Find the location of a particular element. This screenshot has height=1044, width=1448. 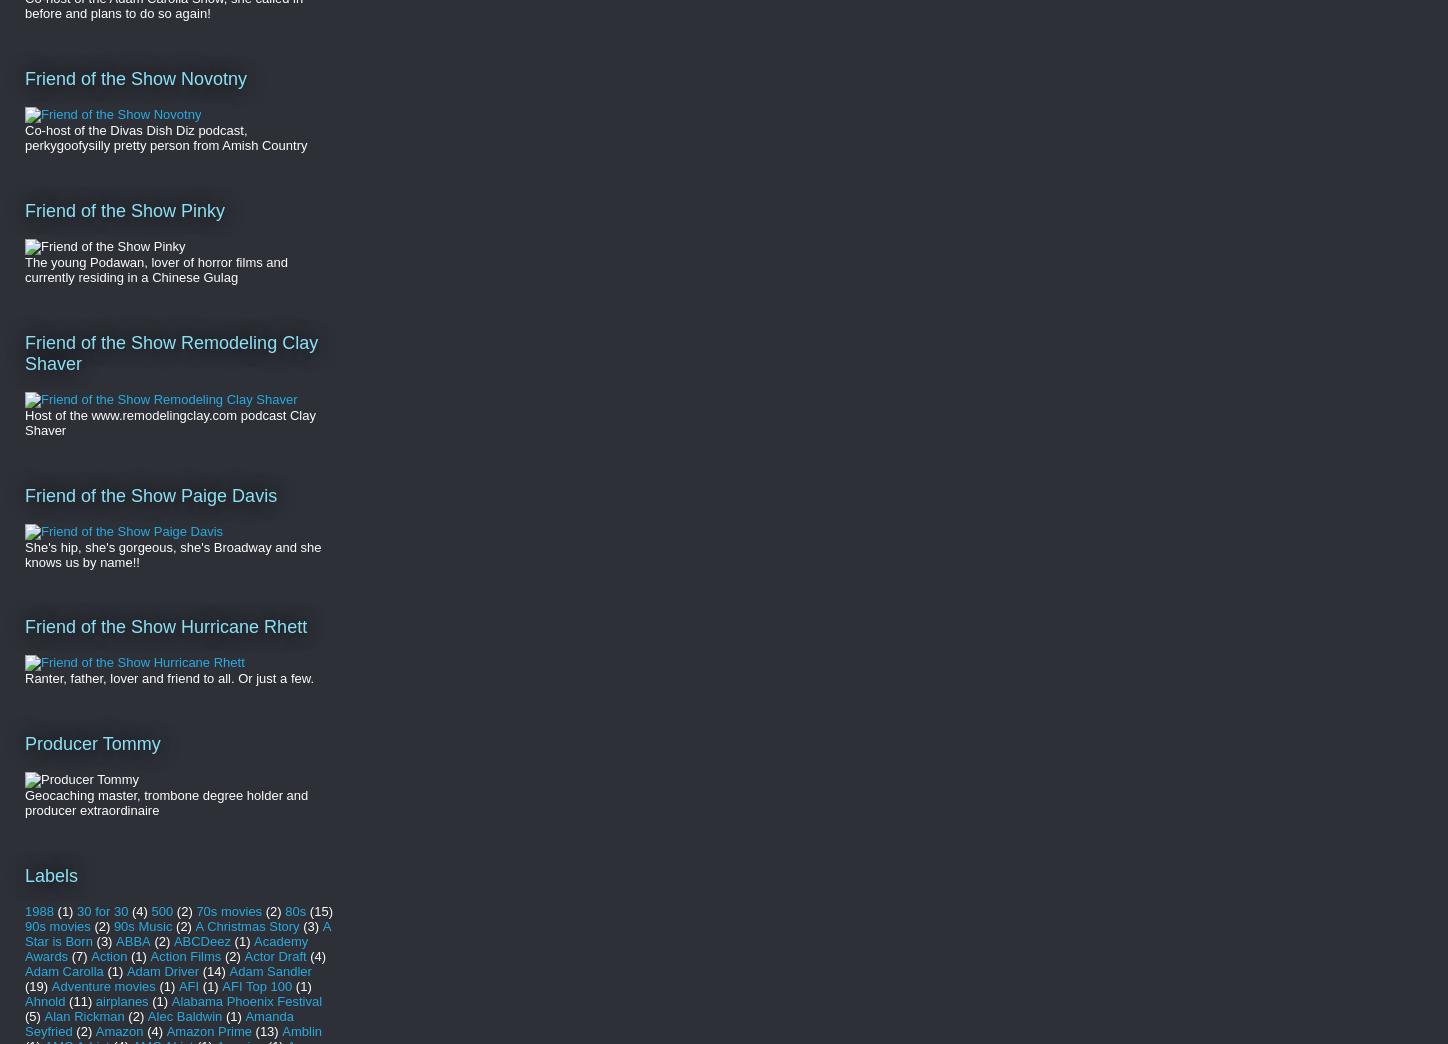

'90s movies' is located at coordinates (57, 924).